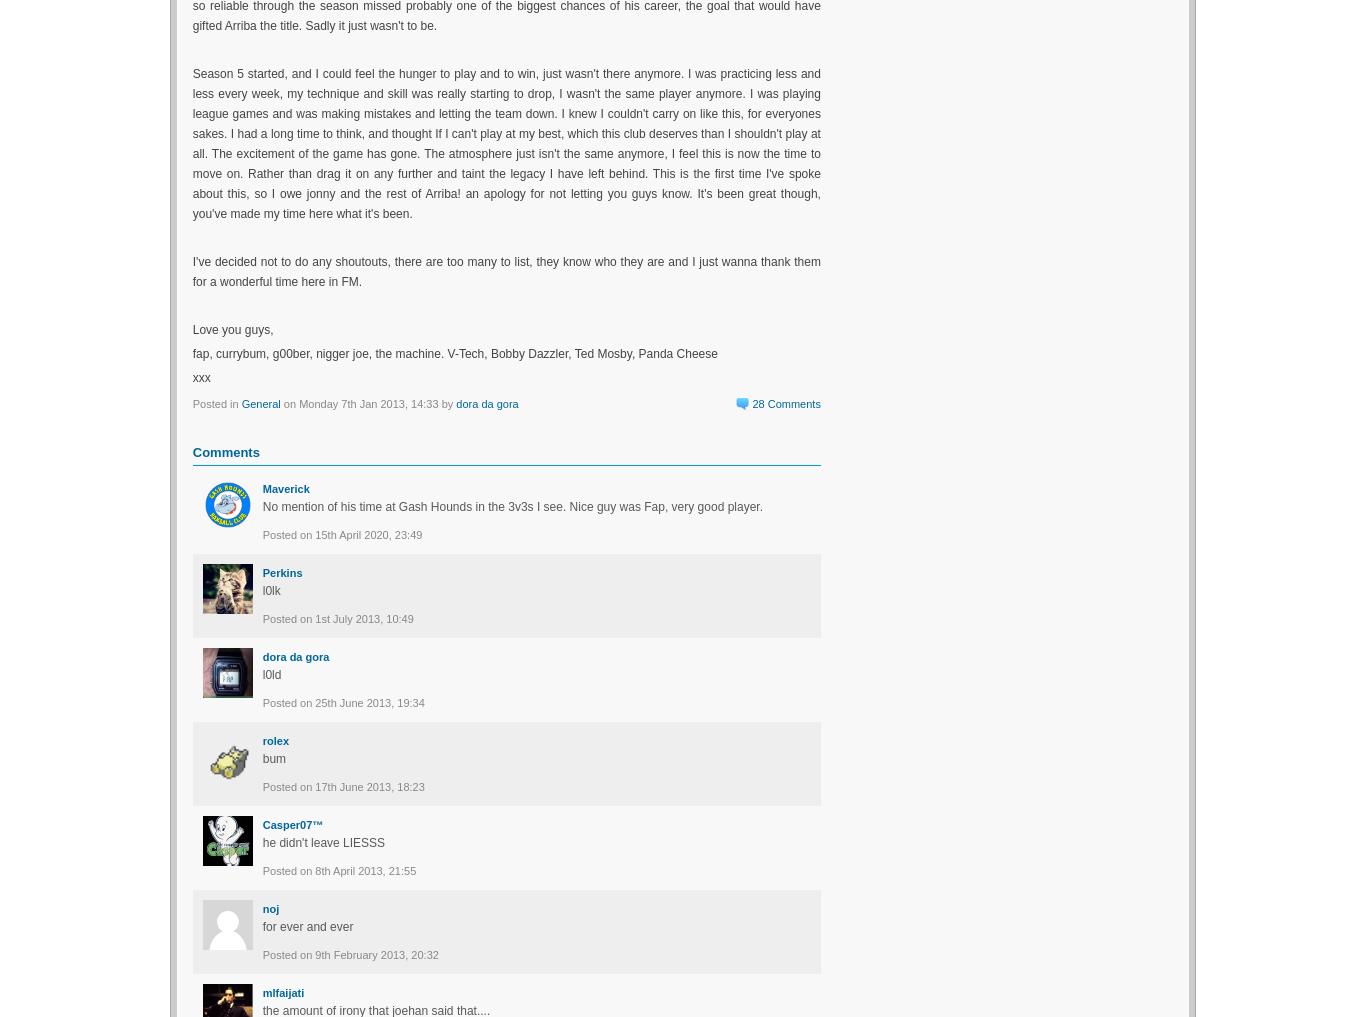 The width and height of the screenshot is (1366, 1017). Describe the element at coordinates (261, 674) in the screenshot. I see `'l0ld'` at that location.